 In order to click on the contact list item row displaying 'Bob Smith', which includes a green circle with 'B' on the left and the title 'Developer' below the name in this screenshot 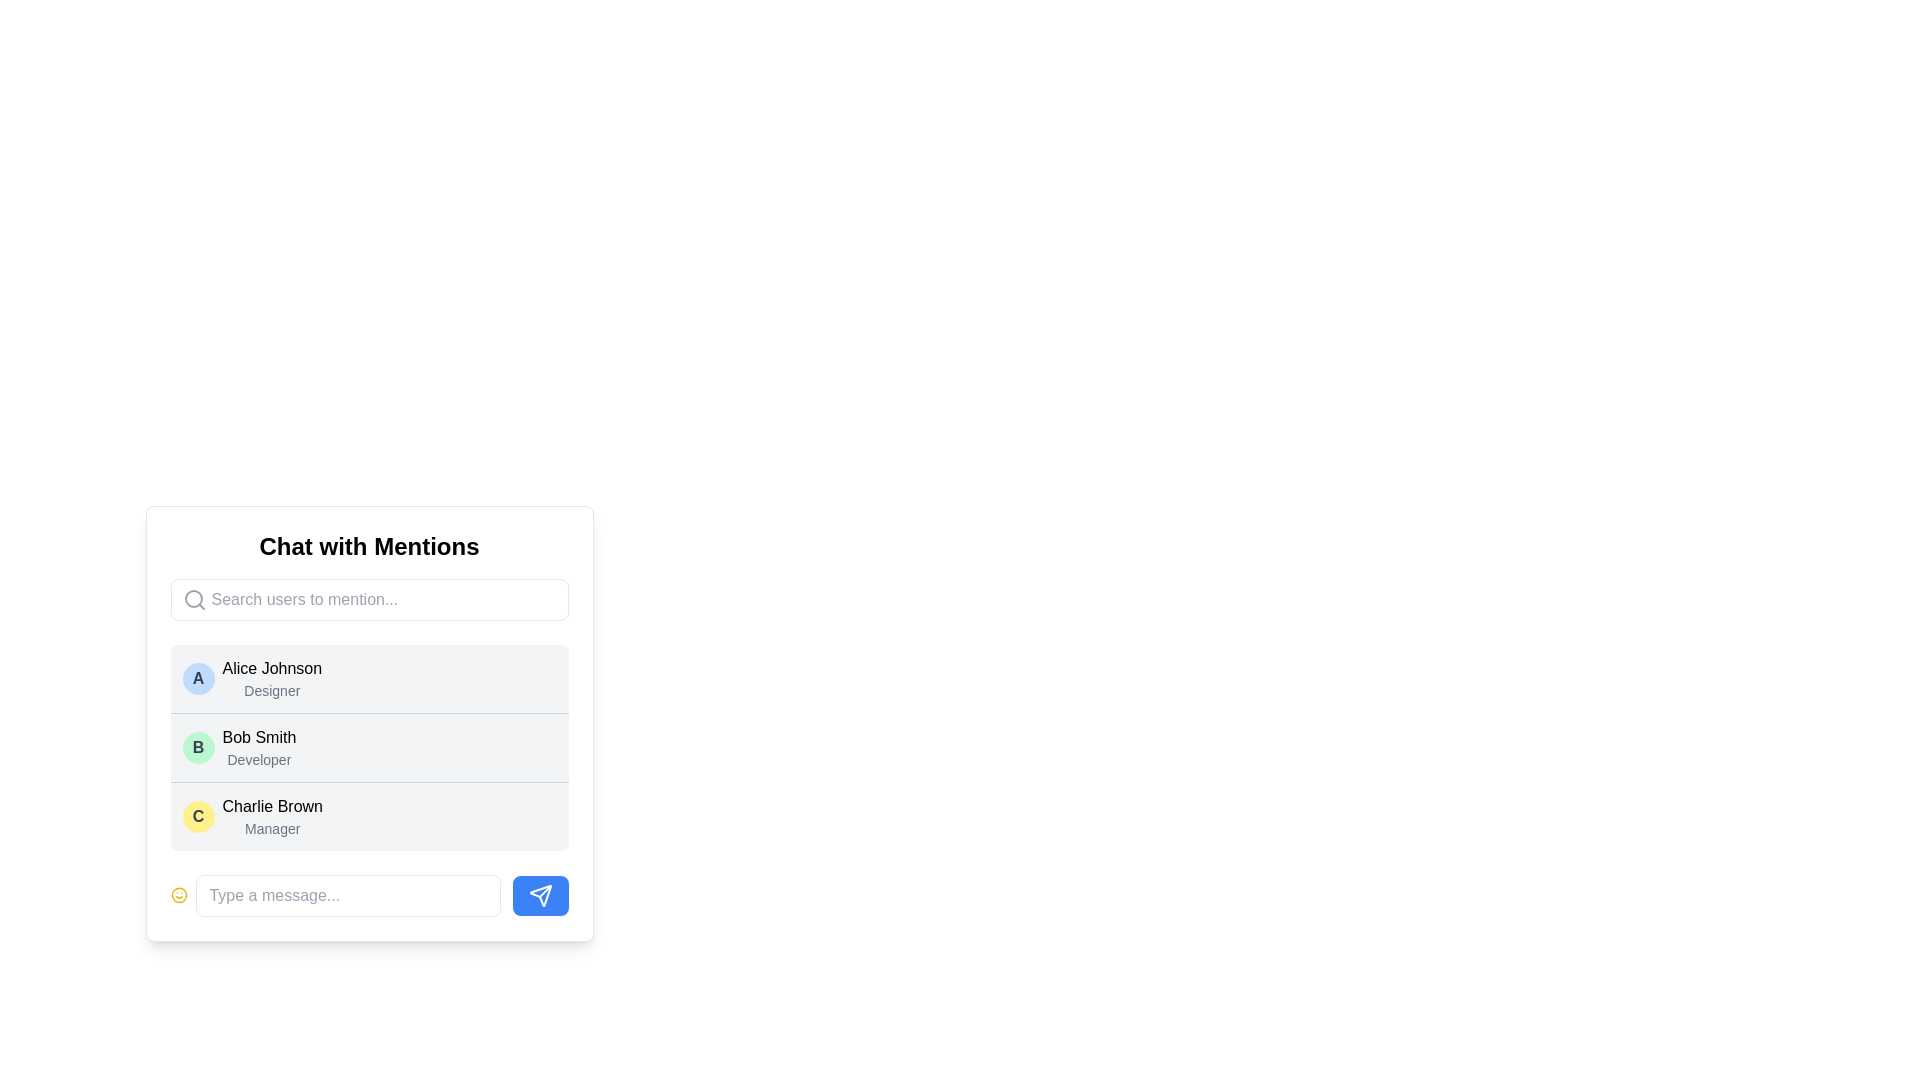, I will do `click(369, 748)`.